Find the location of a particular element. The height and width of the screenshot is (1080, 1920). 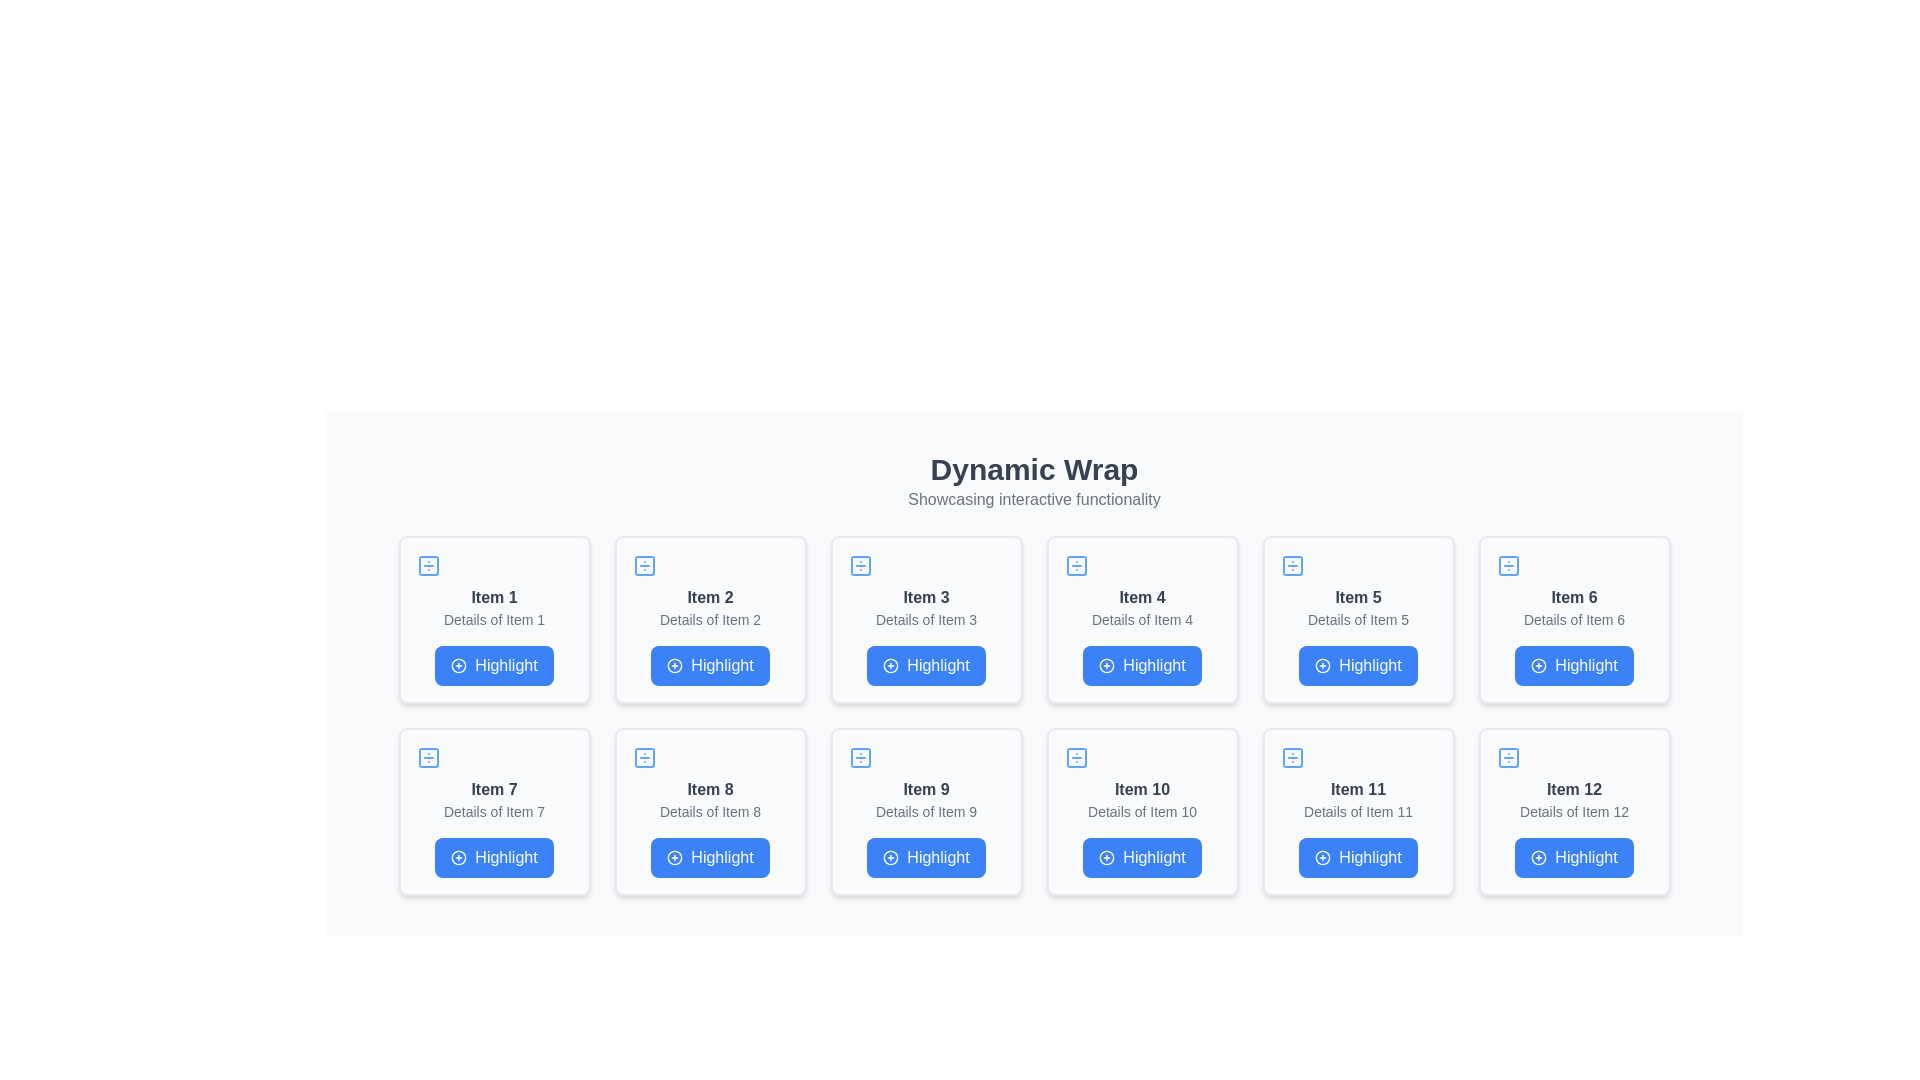

the icon located at the top-left corner of the card titled 'Item 9' is located at coordinates (860, 758).